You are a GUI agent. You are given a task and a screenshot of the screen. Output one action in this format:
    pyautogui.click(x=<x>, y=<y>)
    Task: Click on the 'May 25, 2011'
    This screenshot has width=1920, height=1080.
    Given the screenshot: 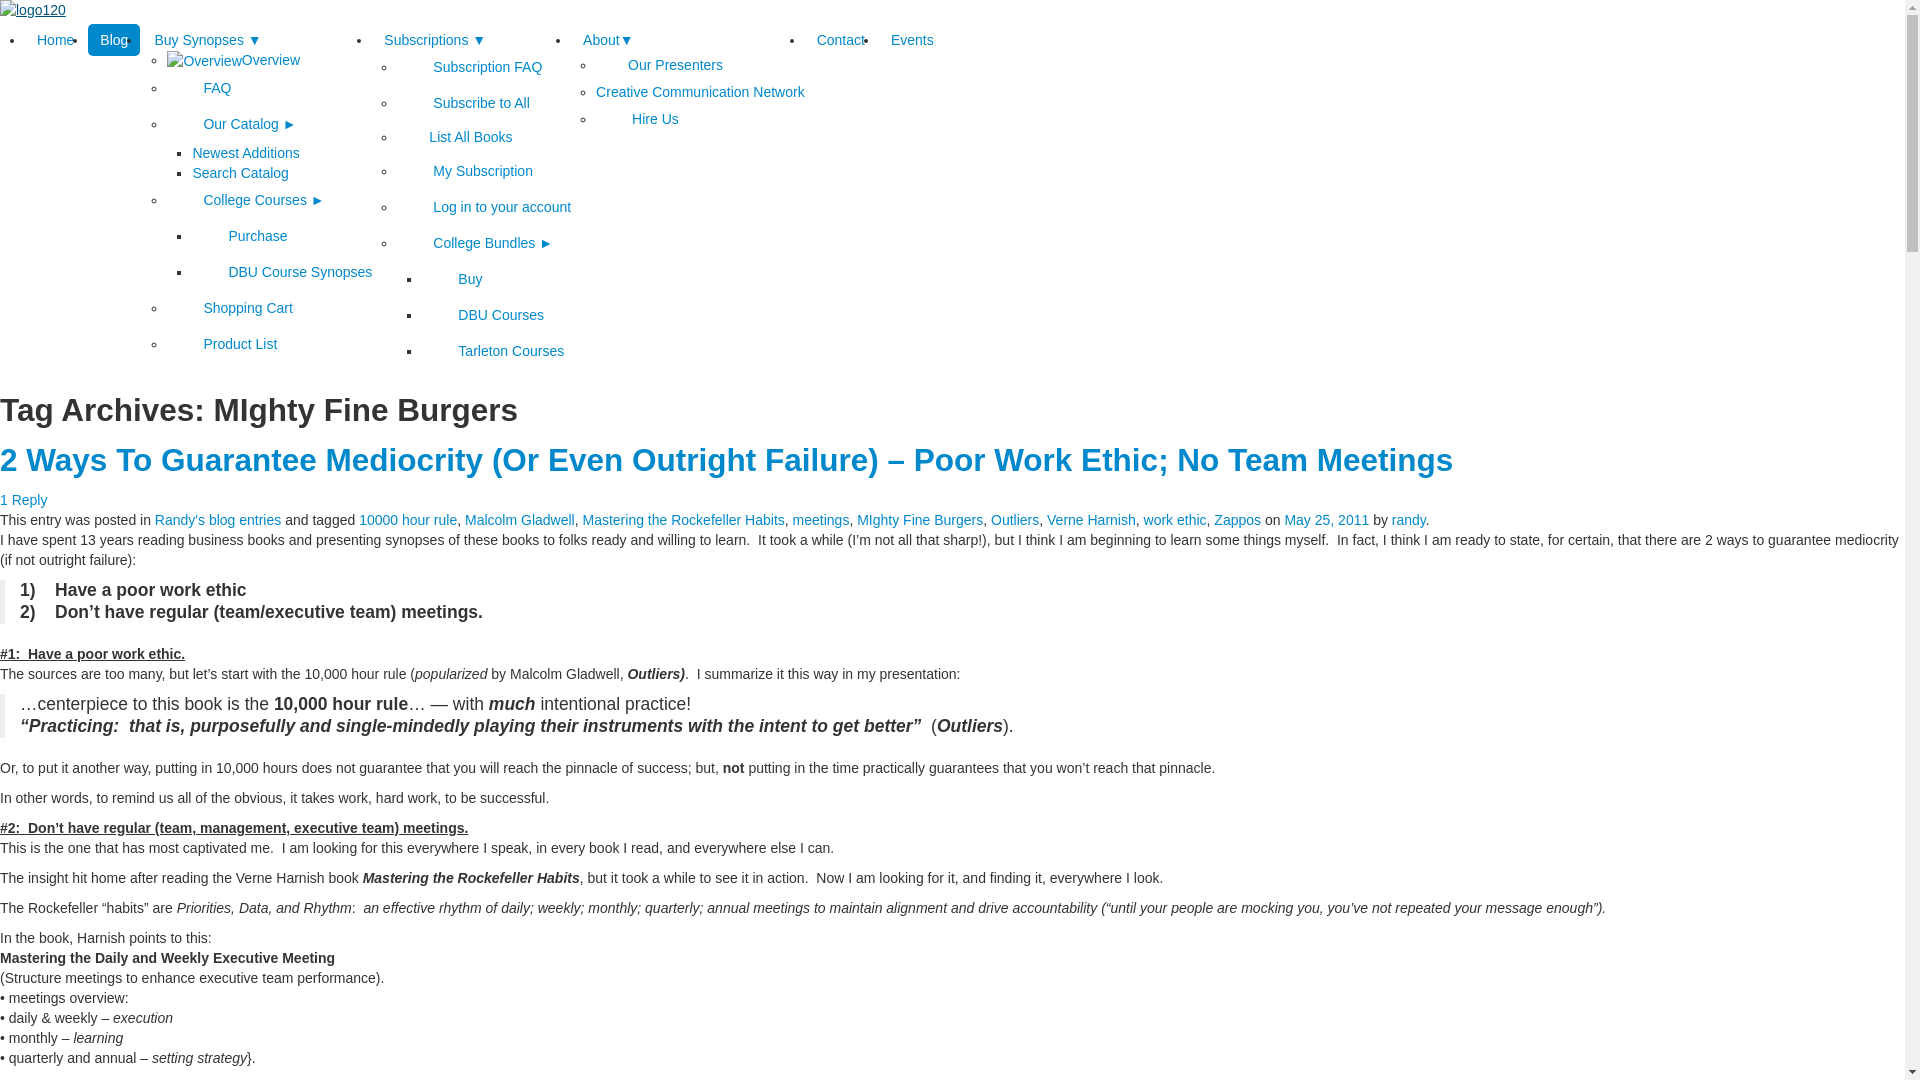 What is the action you would take?
    pyautogui.click(x=1326, y=519)
    